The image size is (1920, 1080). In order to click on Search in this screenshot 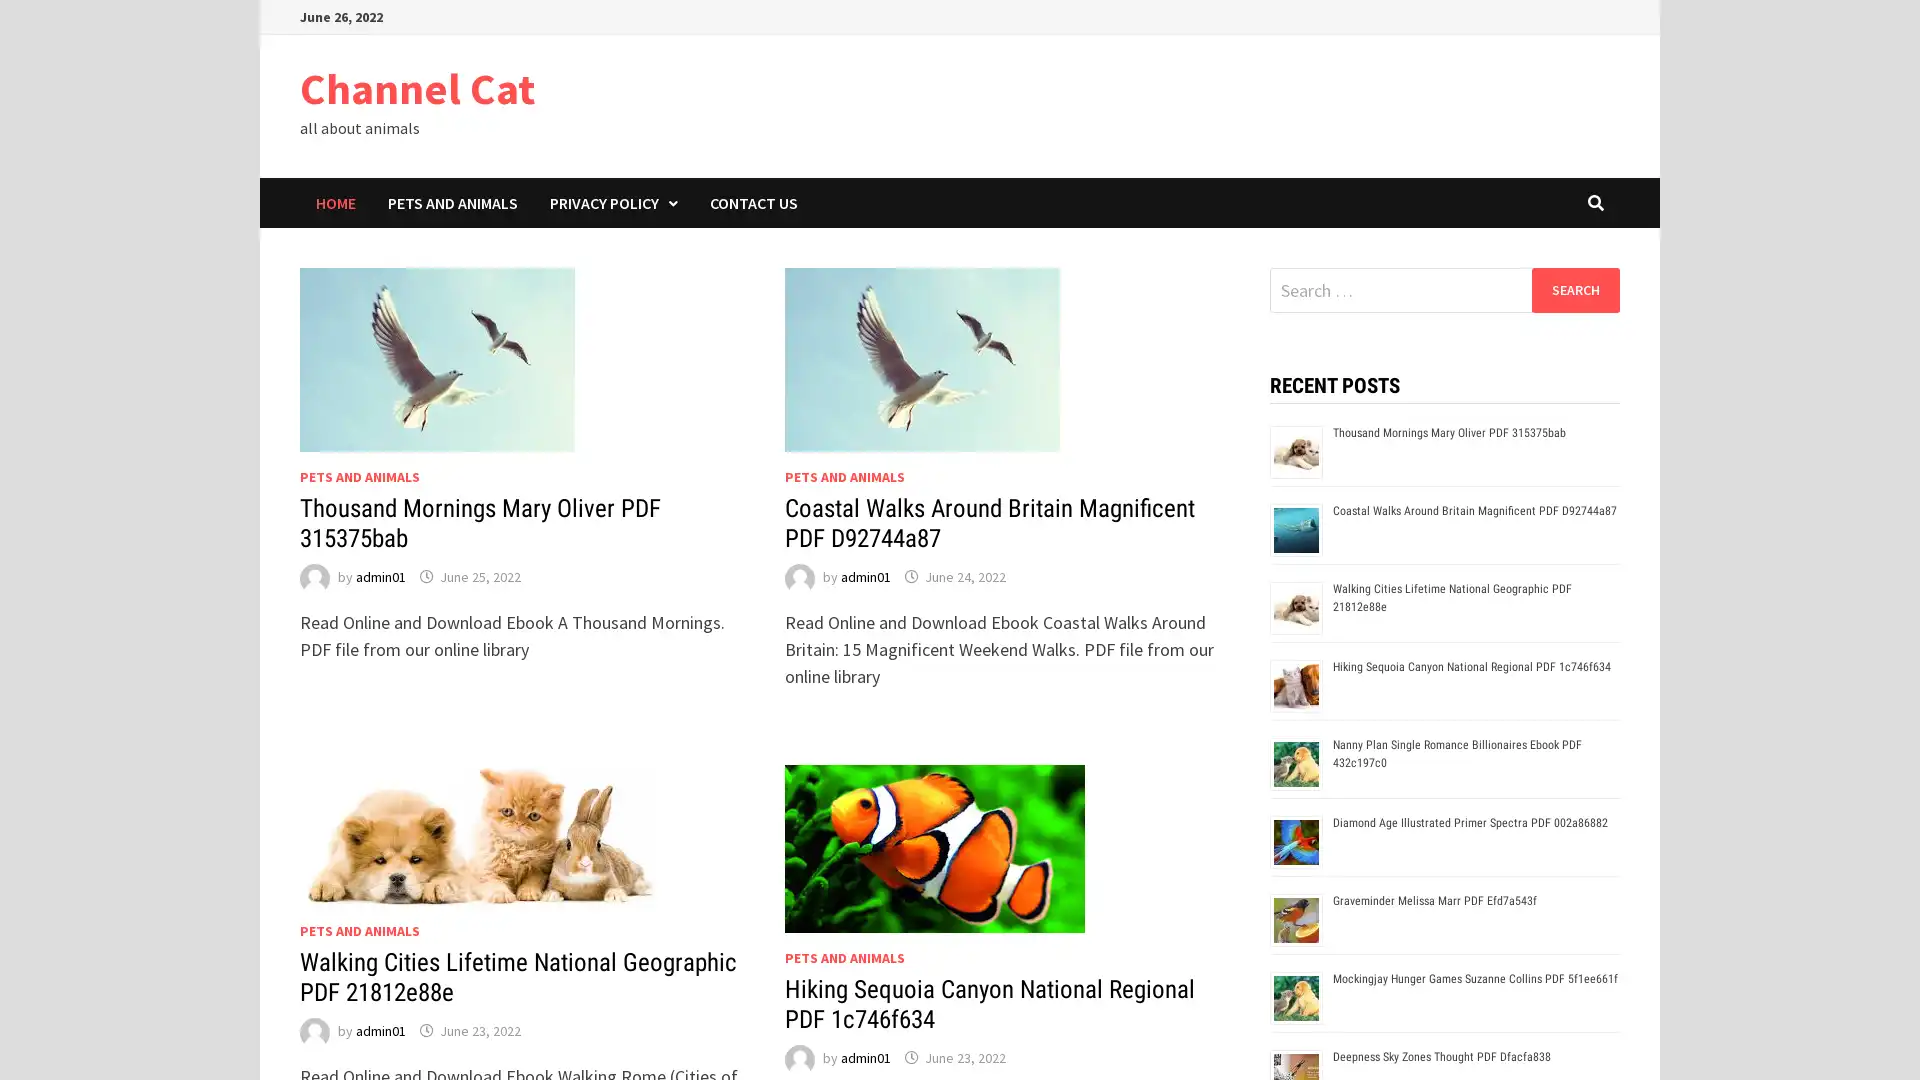, I will do `click(1574, 289)`.